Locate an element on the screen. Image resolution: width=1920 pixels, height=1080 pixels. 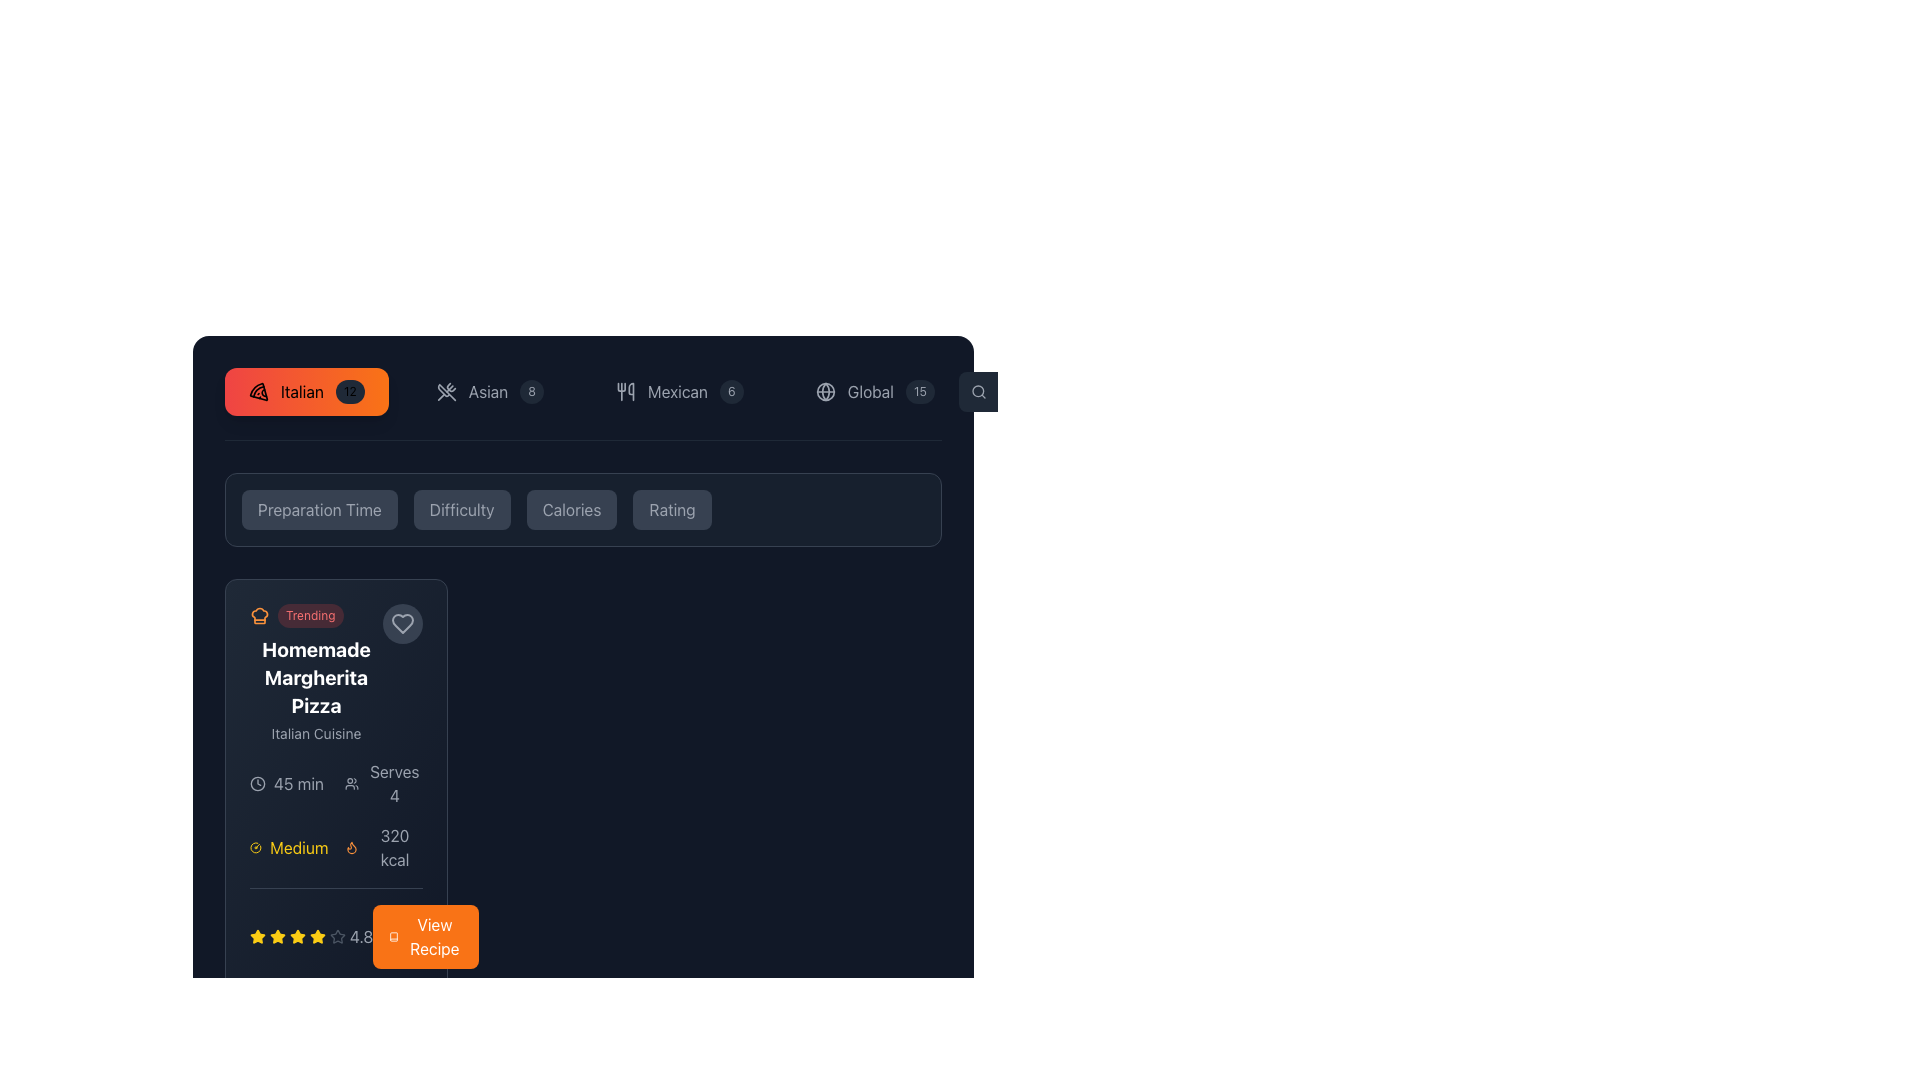
the yellow star icon used for rating the 'Homemade Margherita Pizza' is located at coordinates (257, 936).